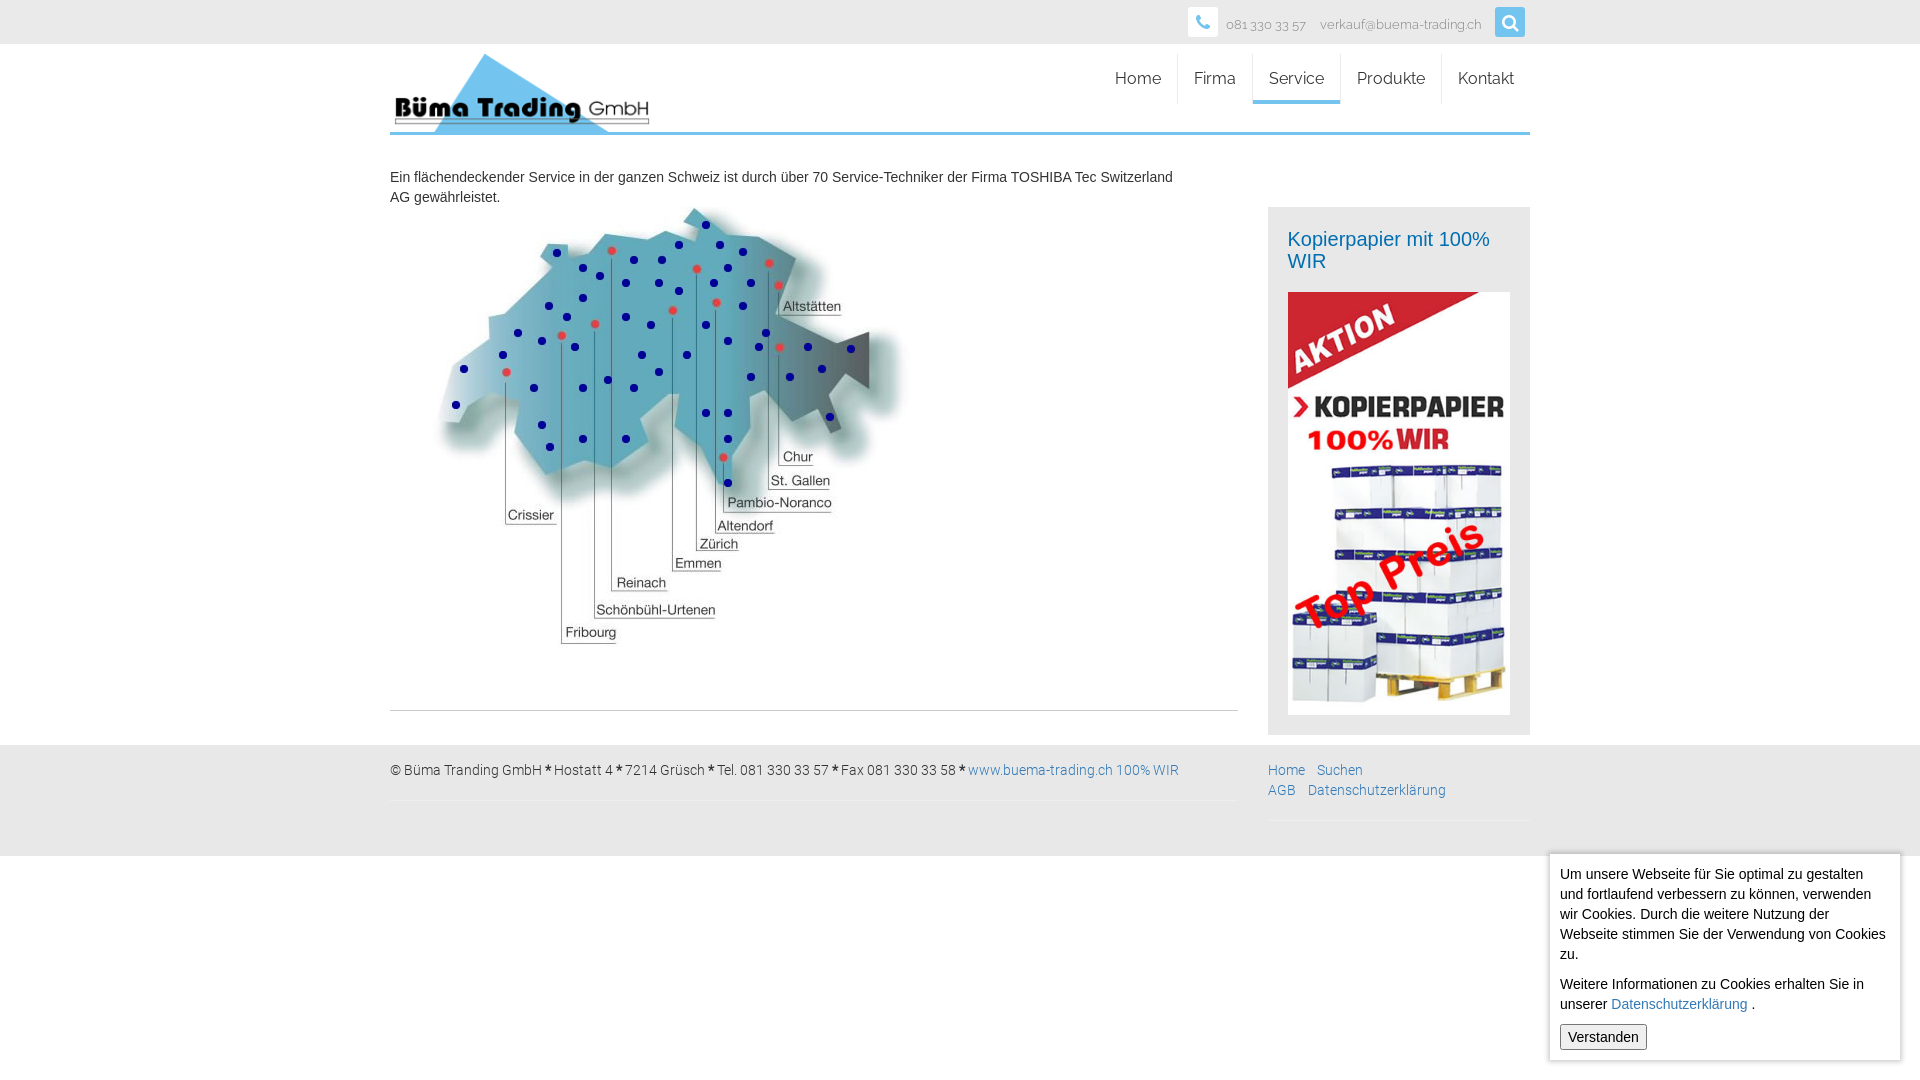 This screenshot has height=1080, width=1920. What do you see at coordinates (1339, 769) in the screenshot?
I see `'Suchen'` at bounding box center [1339, 769].